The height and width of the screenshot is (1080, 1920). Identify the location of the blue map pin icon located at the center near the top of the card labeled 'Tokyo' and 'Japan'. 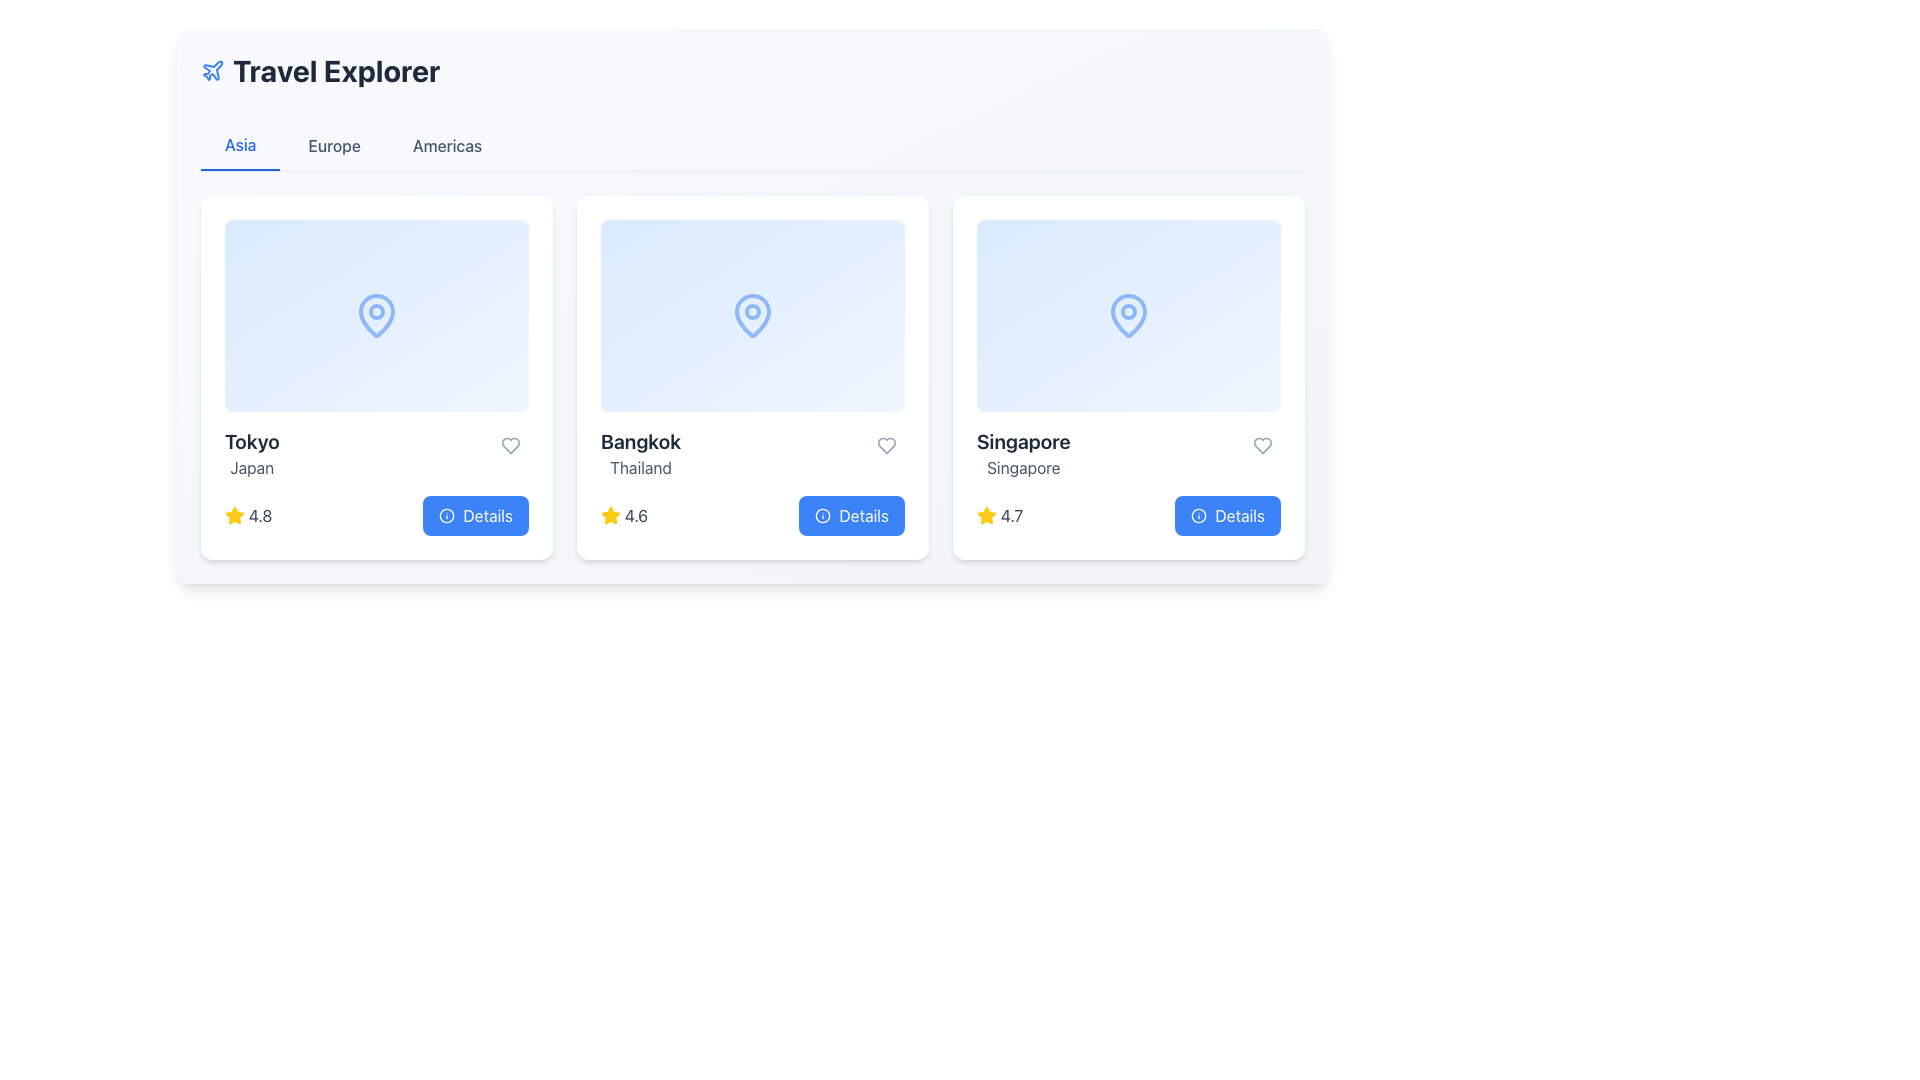
(377, 315).